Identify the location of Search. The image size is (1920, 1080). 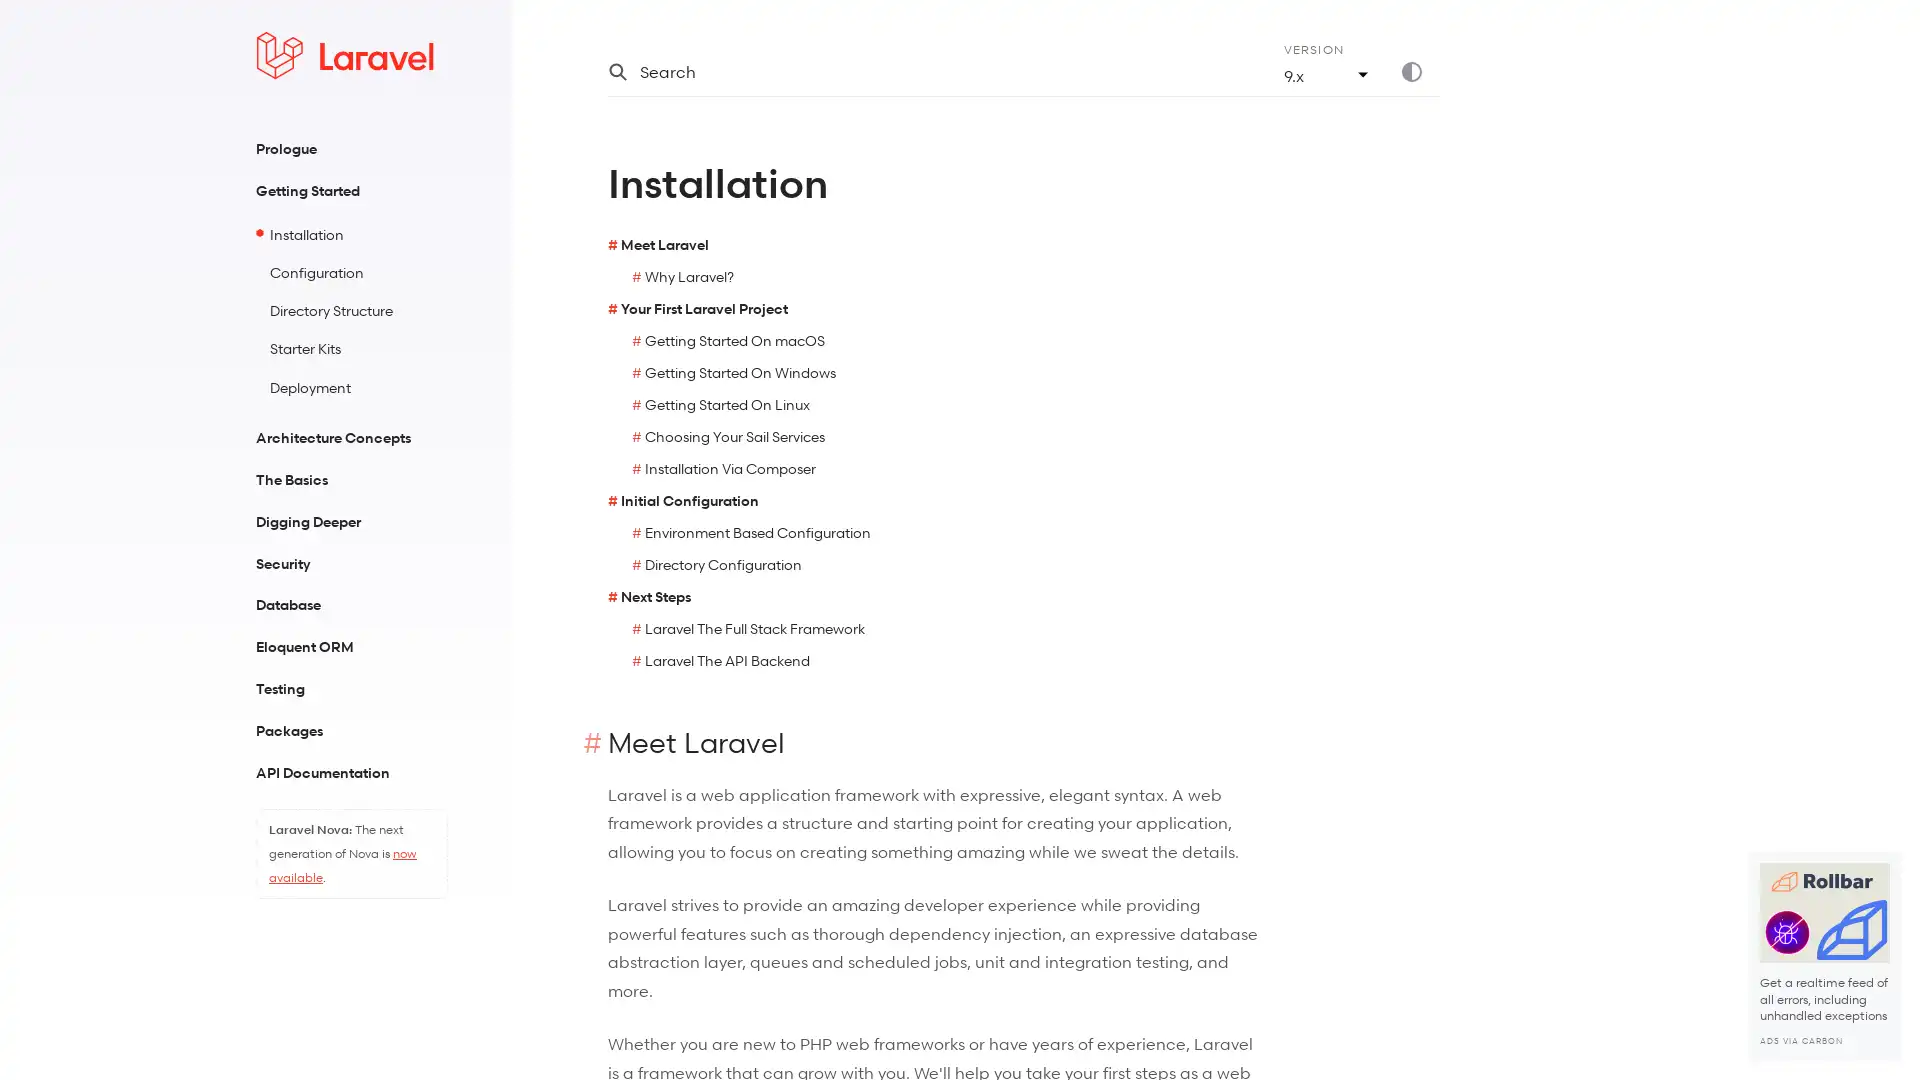
(920, 71).